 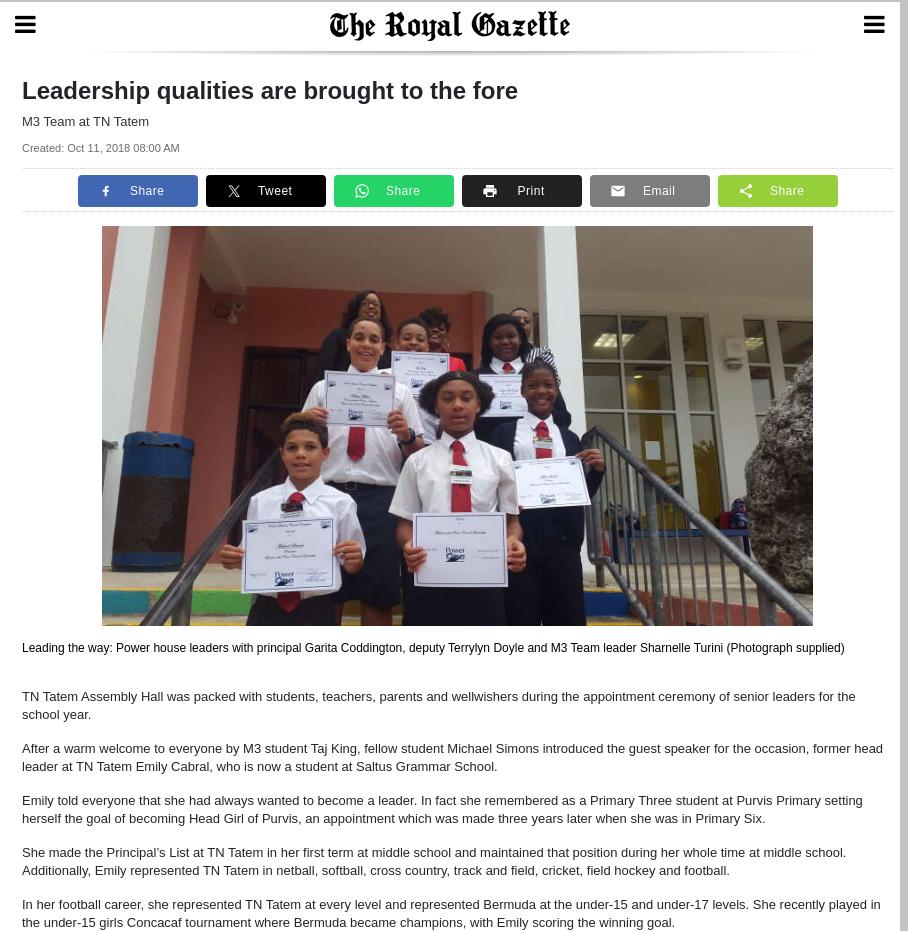 What do you see at coordinates (451, 912) in the screenshot?
I see `'In her football career, she represented TN Tatem at every level and represented Bermuda at the under-15 and under-17 levels. She recently played in the under-15 girls Concacaf tournament where Bermuda became champions, with Emily scoring the winning goal.'` at bounding box center [451, 912].